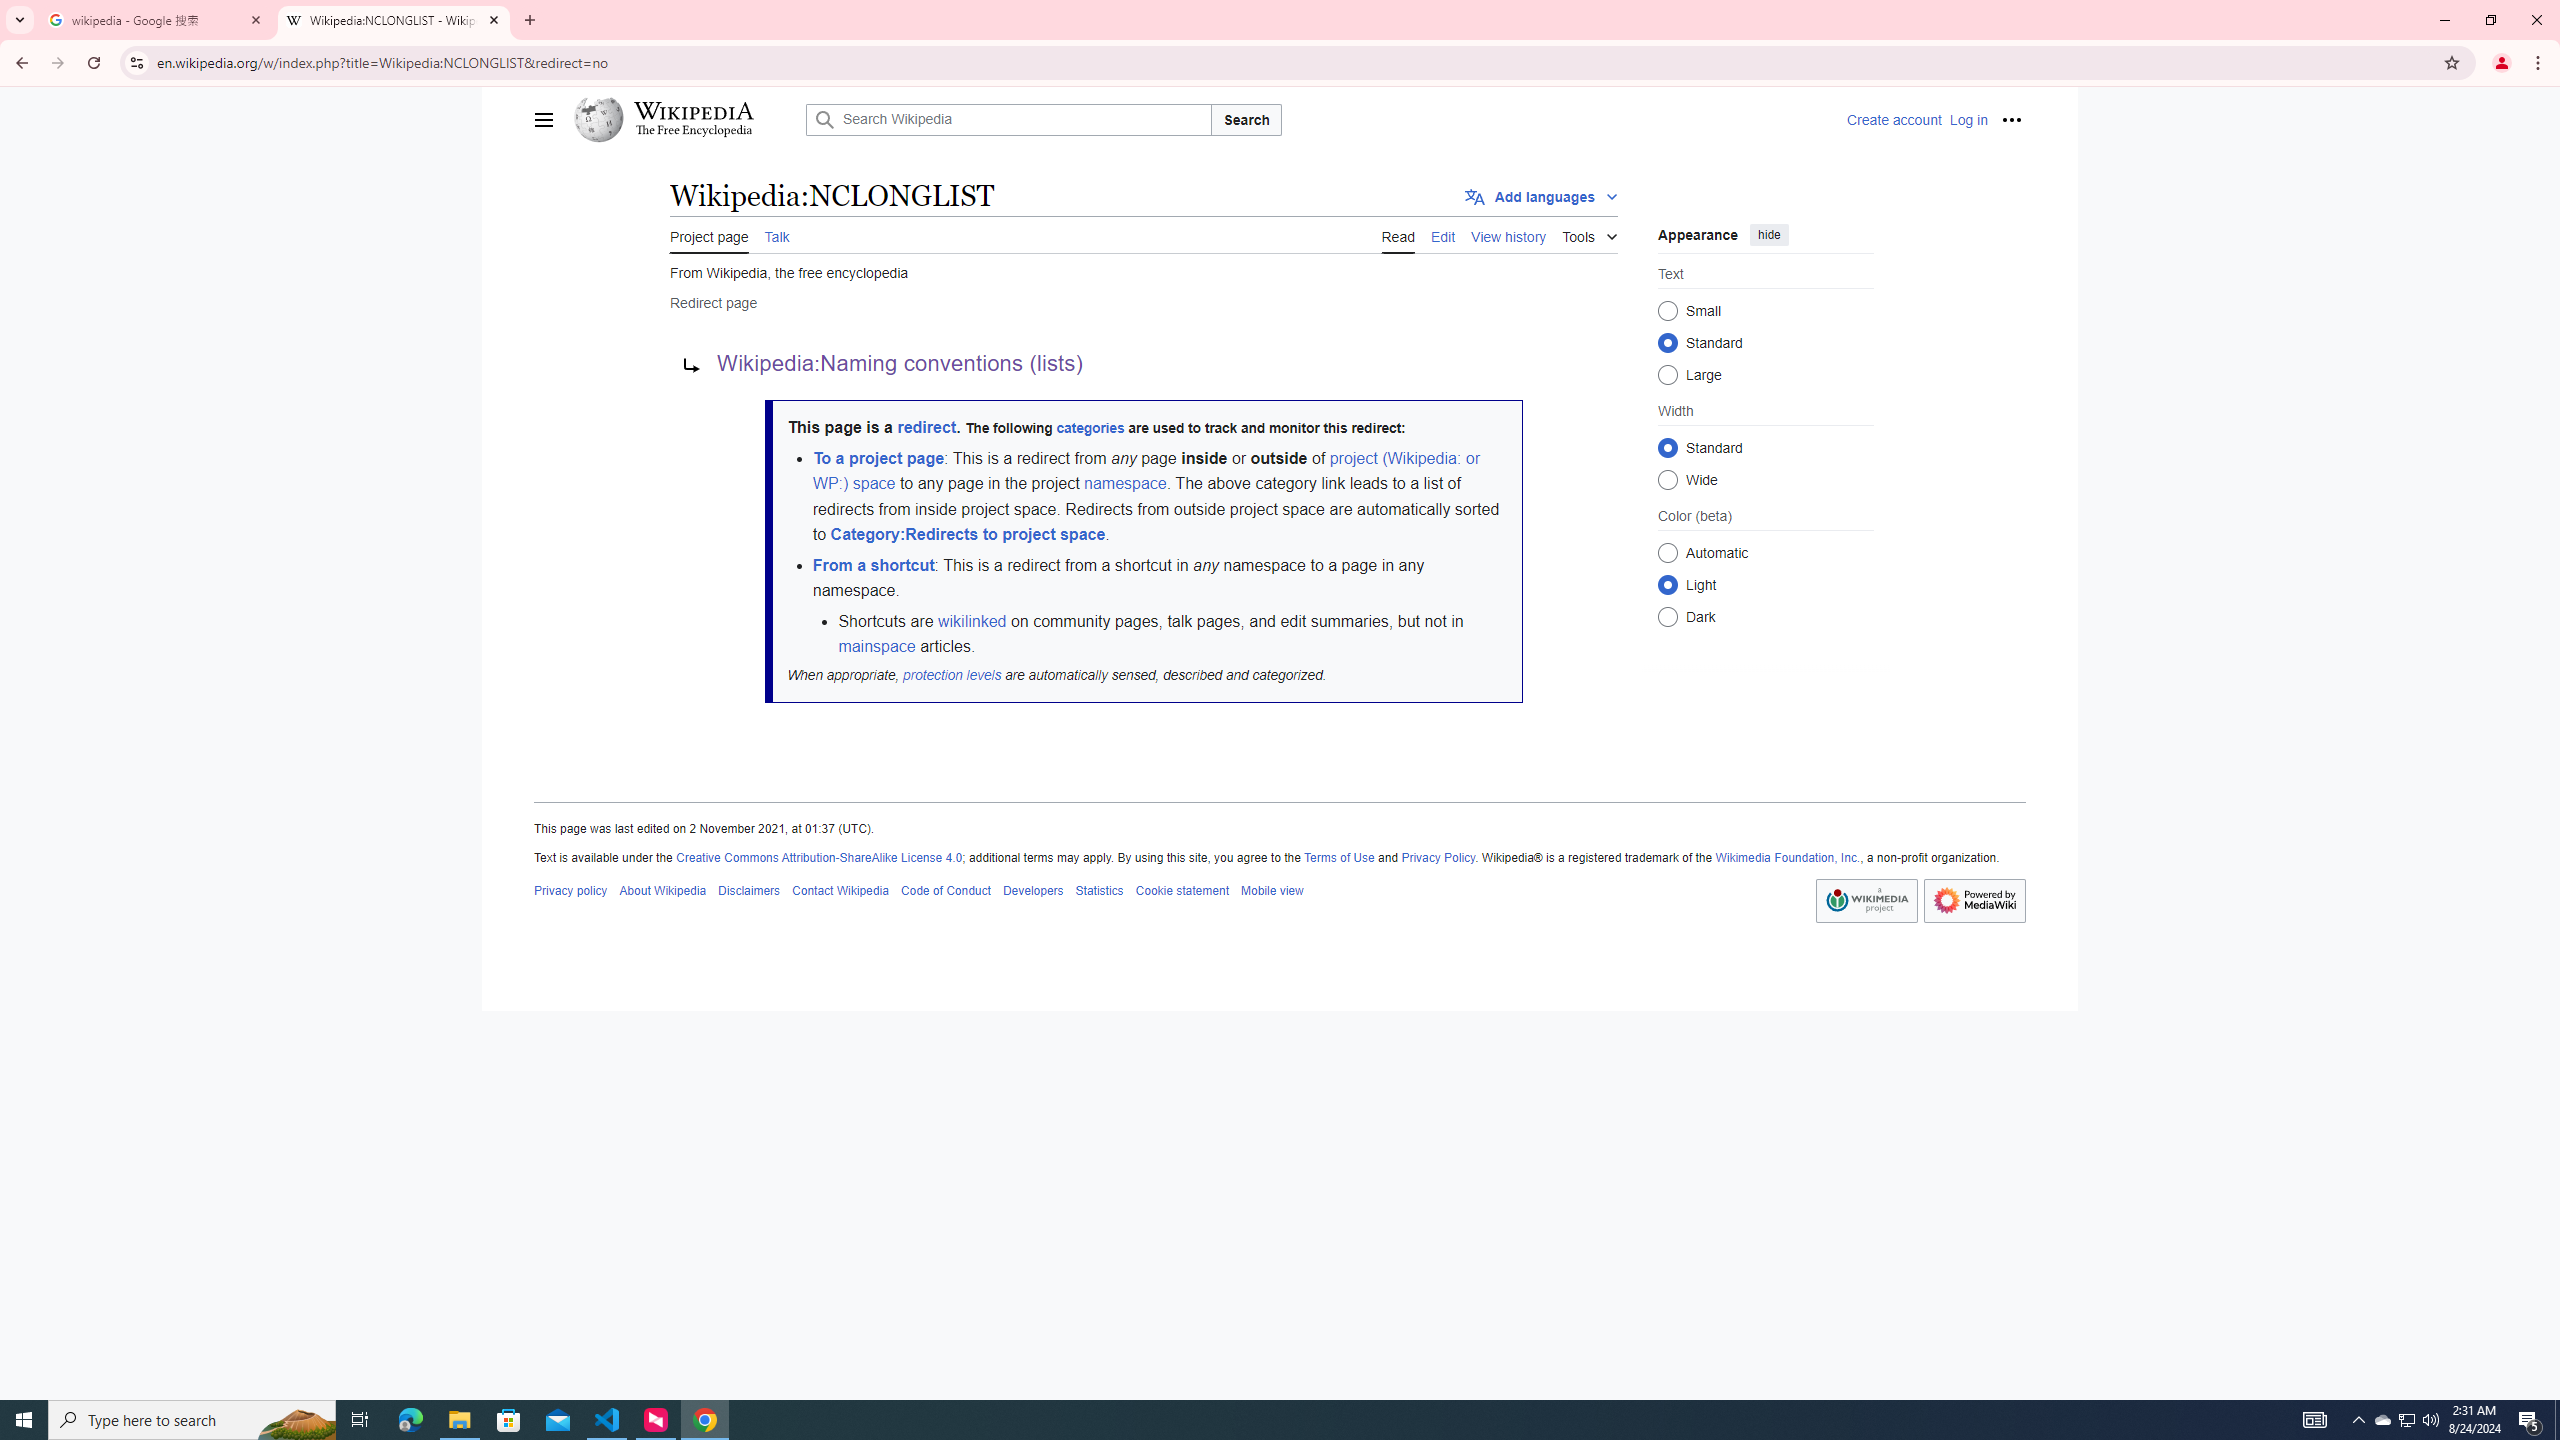 The width and height of the screenshot is (2560, 1440). What do you see at coordinates (1031, 889) in the screenshot?
I see `'Developers'` at bounding box center [1031, 889].